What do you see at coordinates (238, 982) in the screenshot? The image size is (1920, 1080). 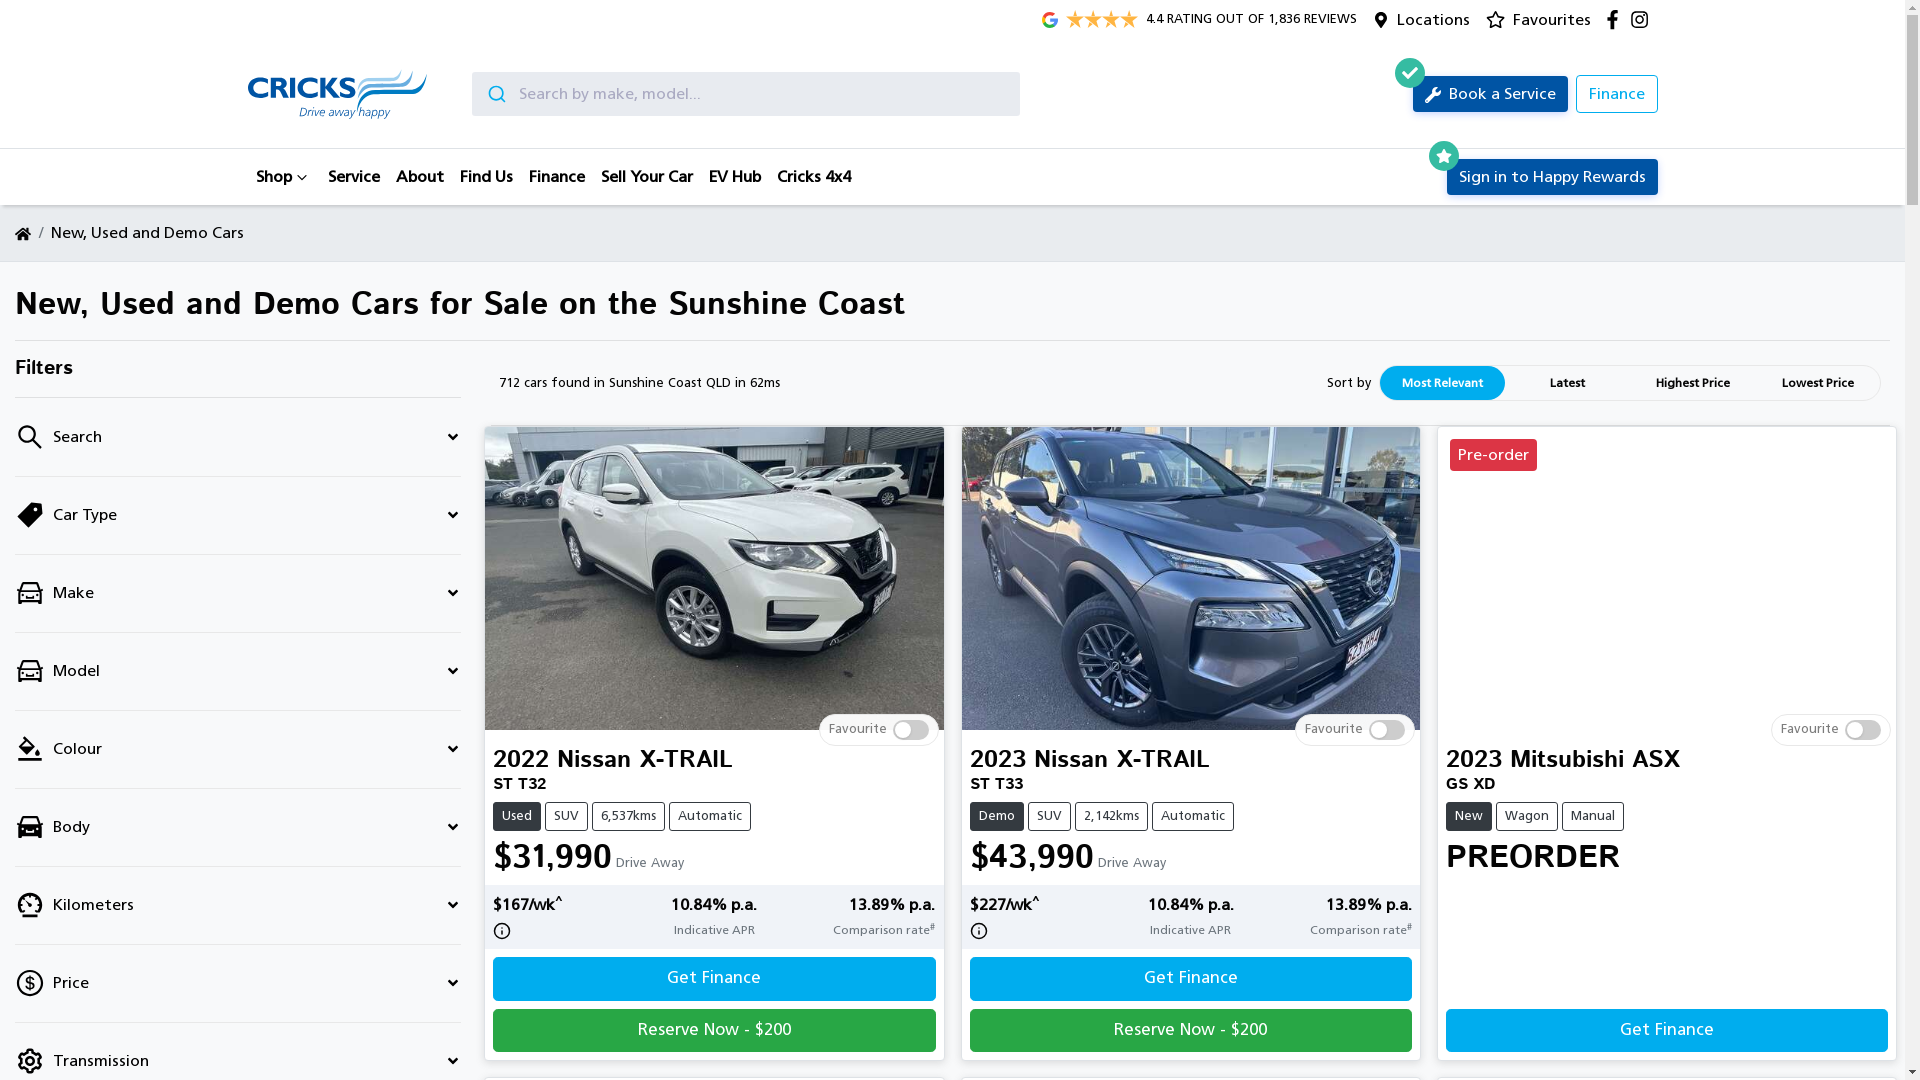 I see `'Price'` at bounding box center [238, 982].